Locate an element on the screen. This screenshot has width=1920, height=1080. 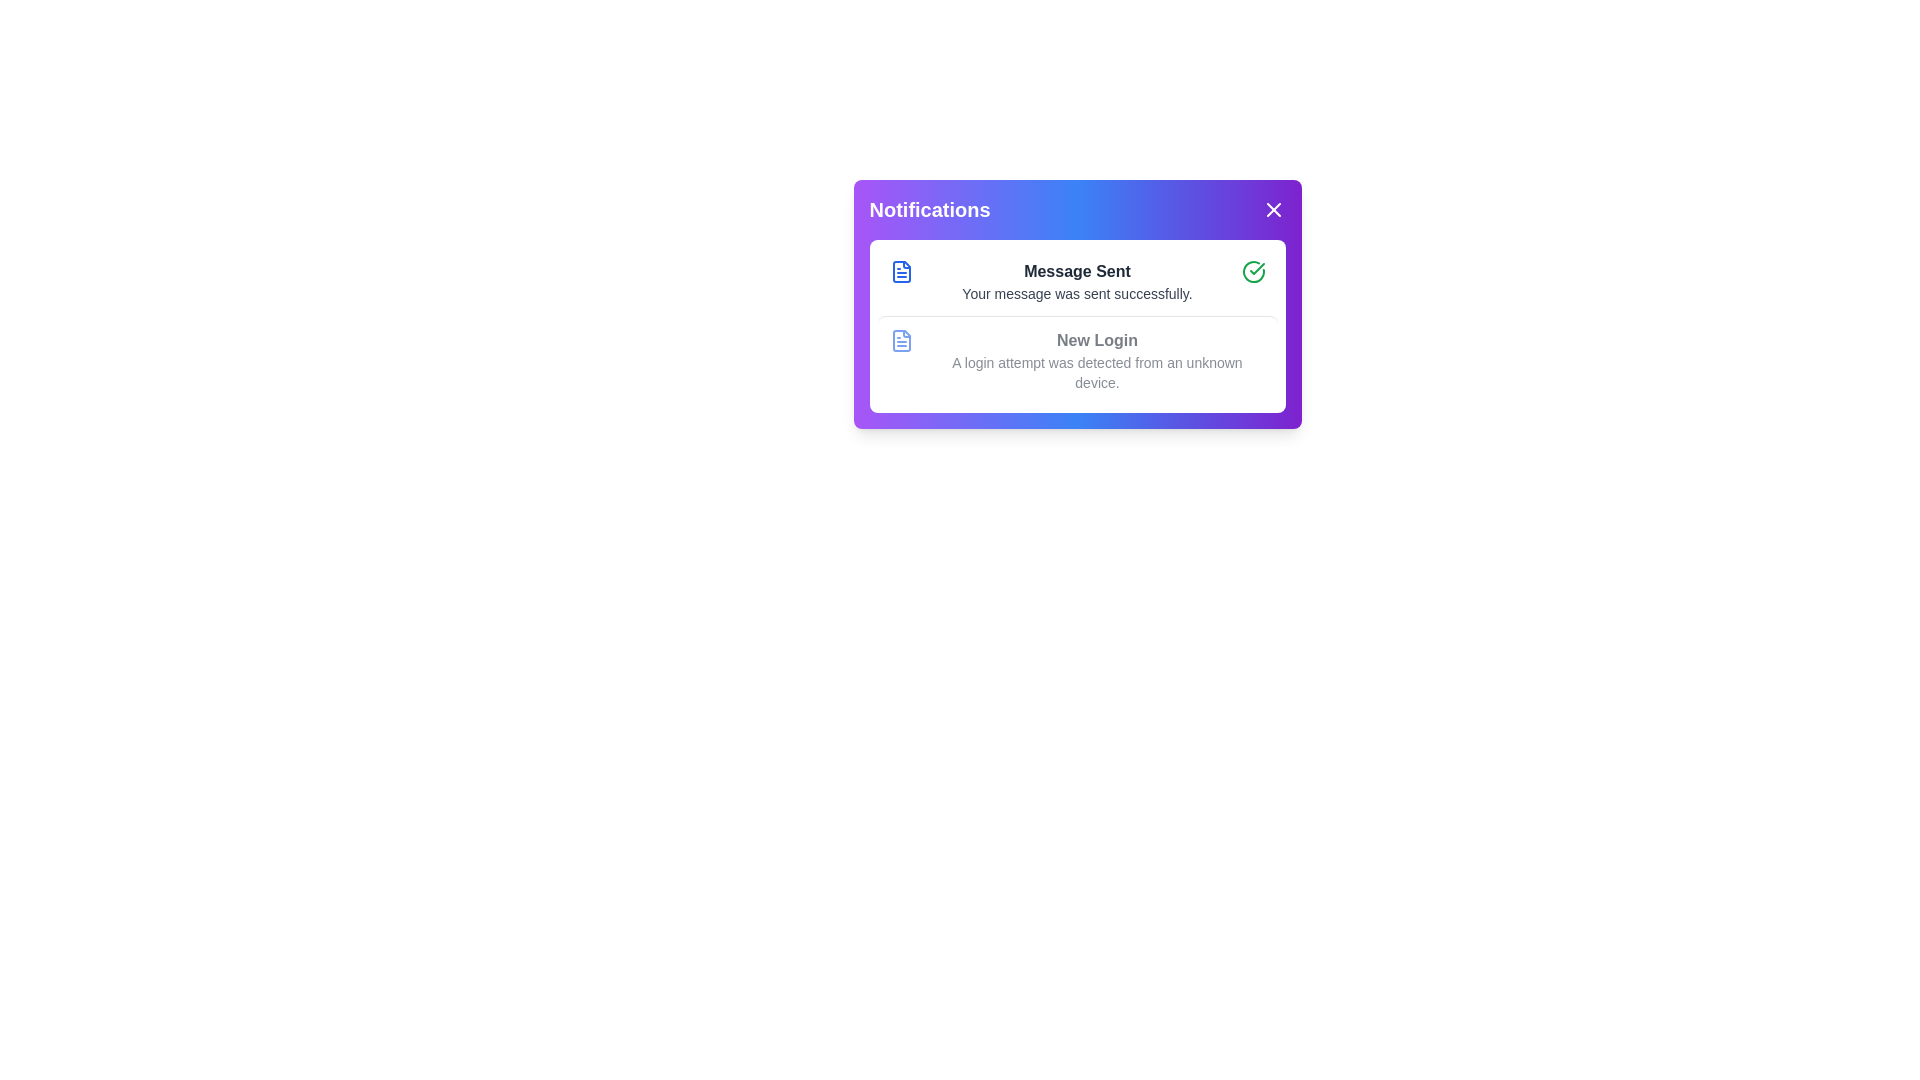
the text label that serves as the title for the notification about a login attempt, located below the 'Message Sent' section in a stacked notification layout is located at coordinates (1096, 339).